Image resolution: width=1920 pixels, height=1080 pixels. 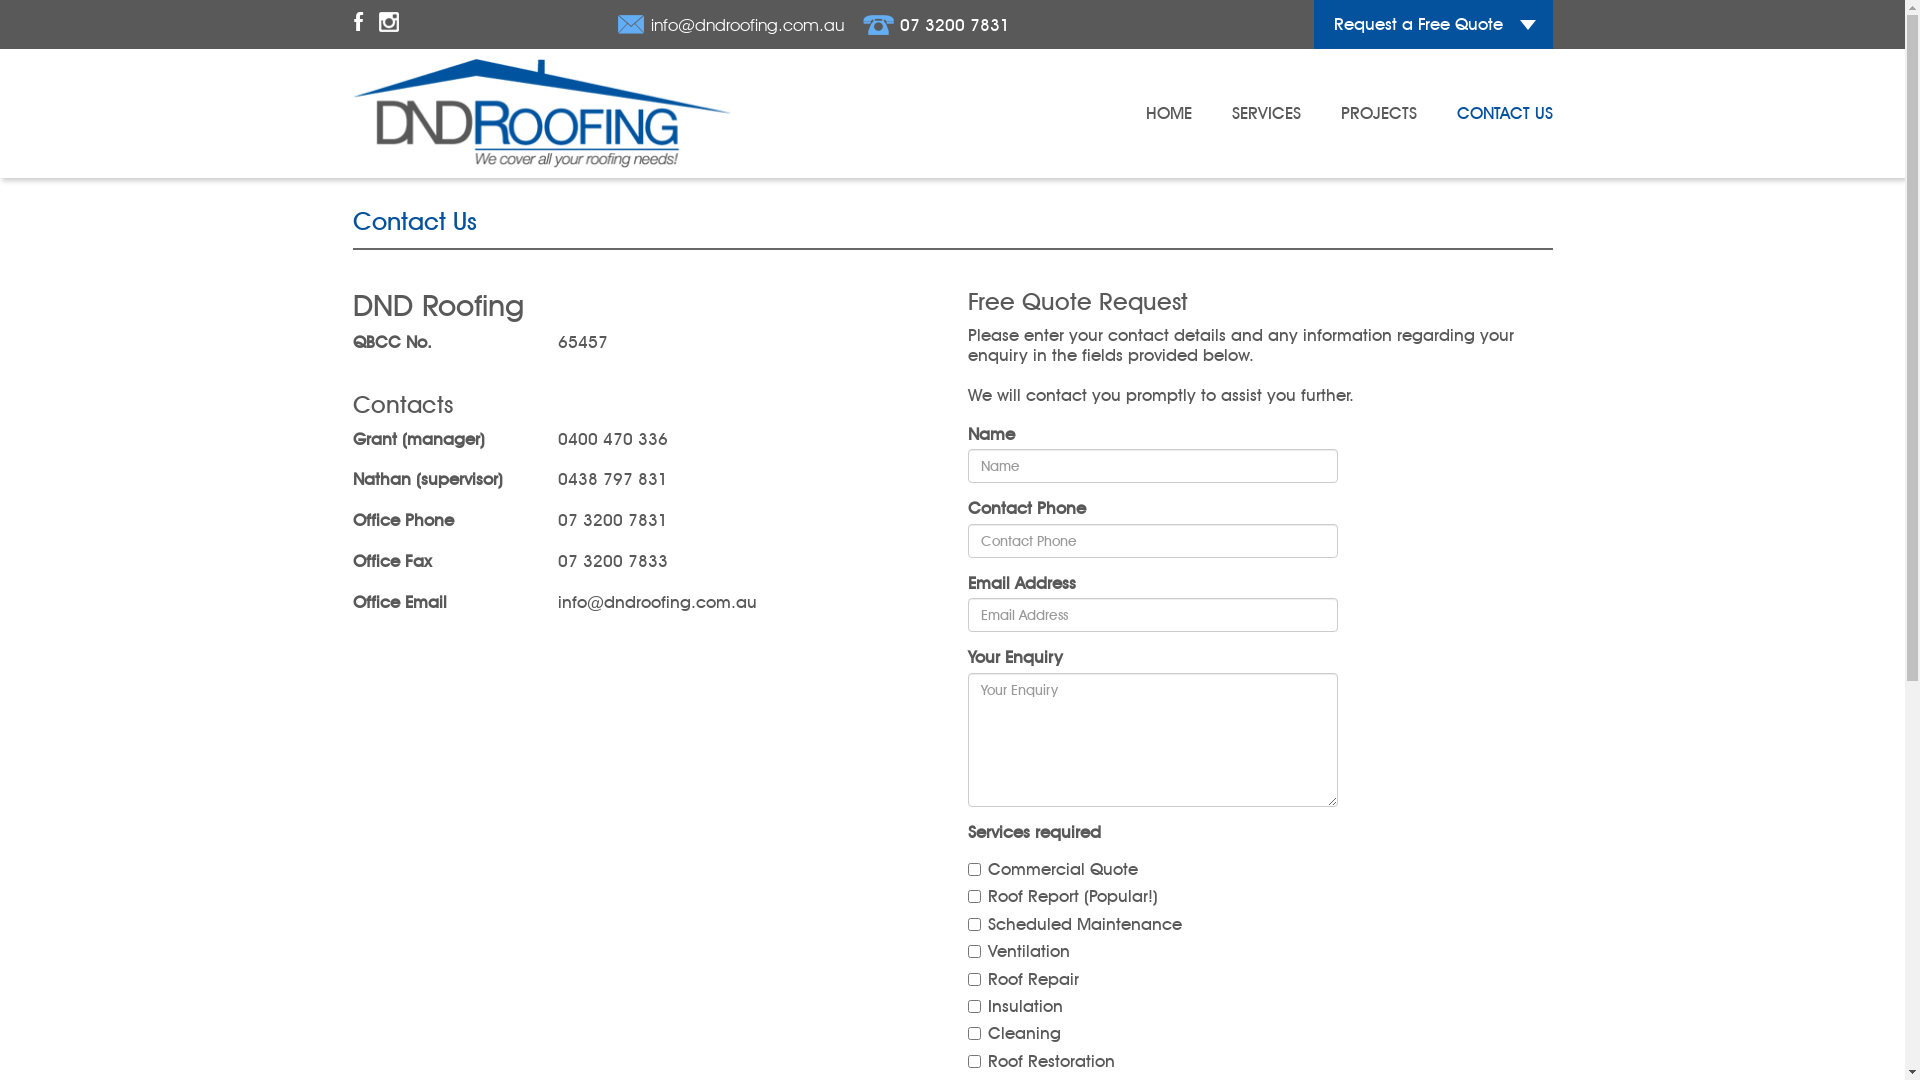 I want to click on 'info@dndroofing.com.au', so click(x=729, y=24).